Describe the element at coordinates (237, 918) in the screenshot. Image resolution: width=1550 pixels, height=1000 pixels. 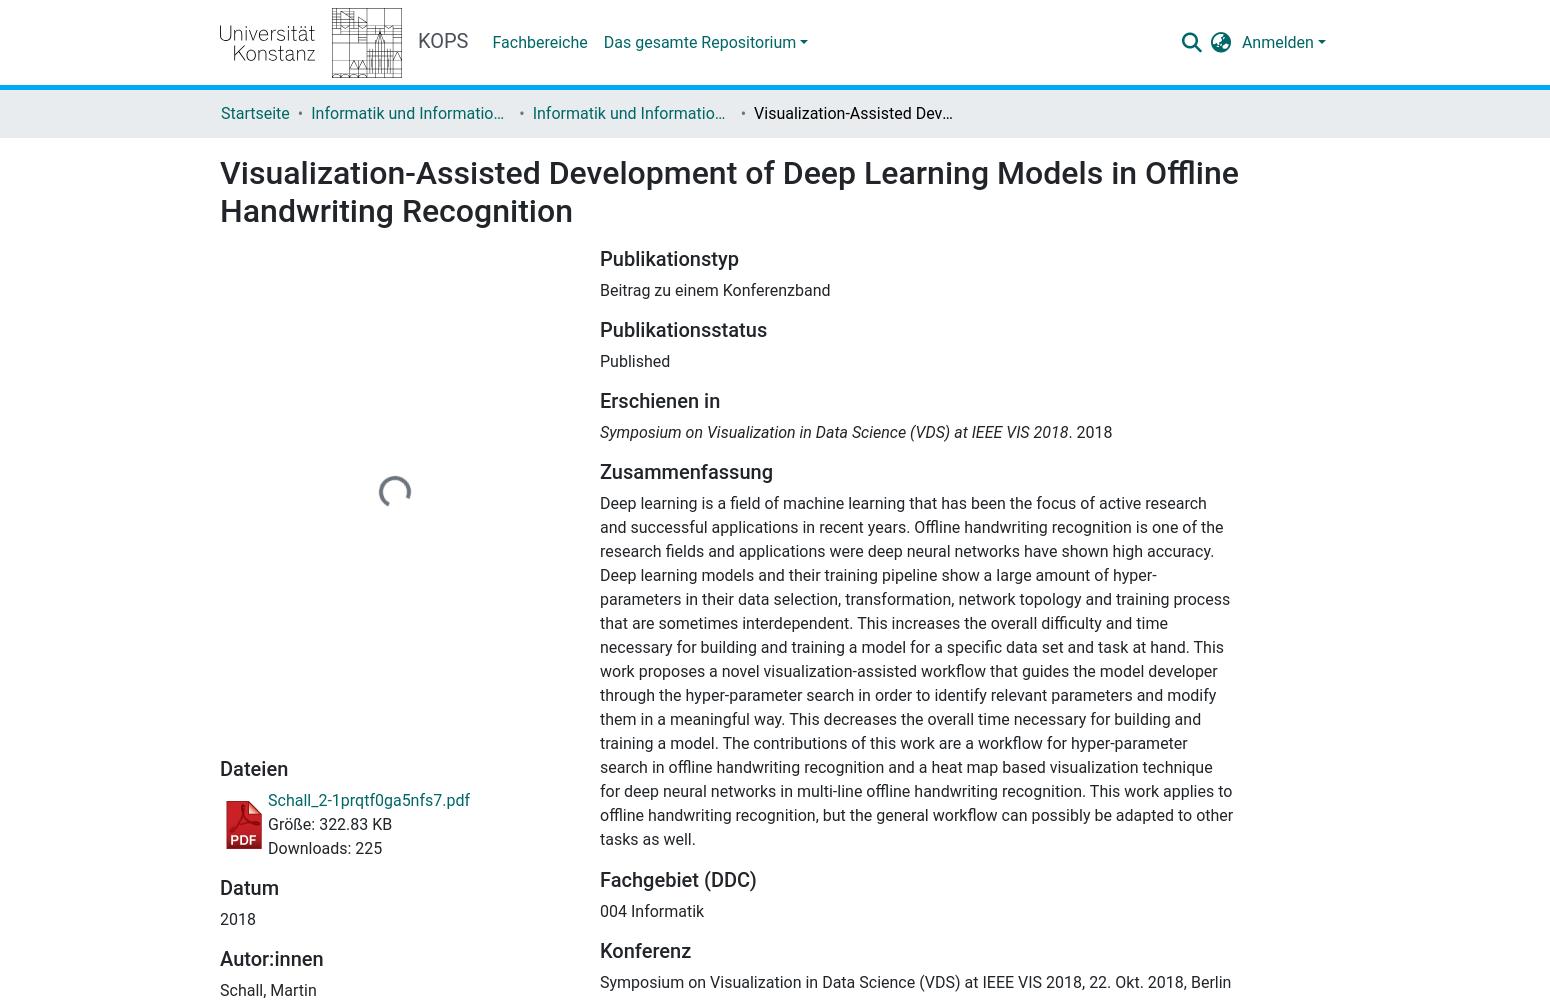
I see `'2018'` at that location.